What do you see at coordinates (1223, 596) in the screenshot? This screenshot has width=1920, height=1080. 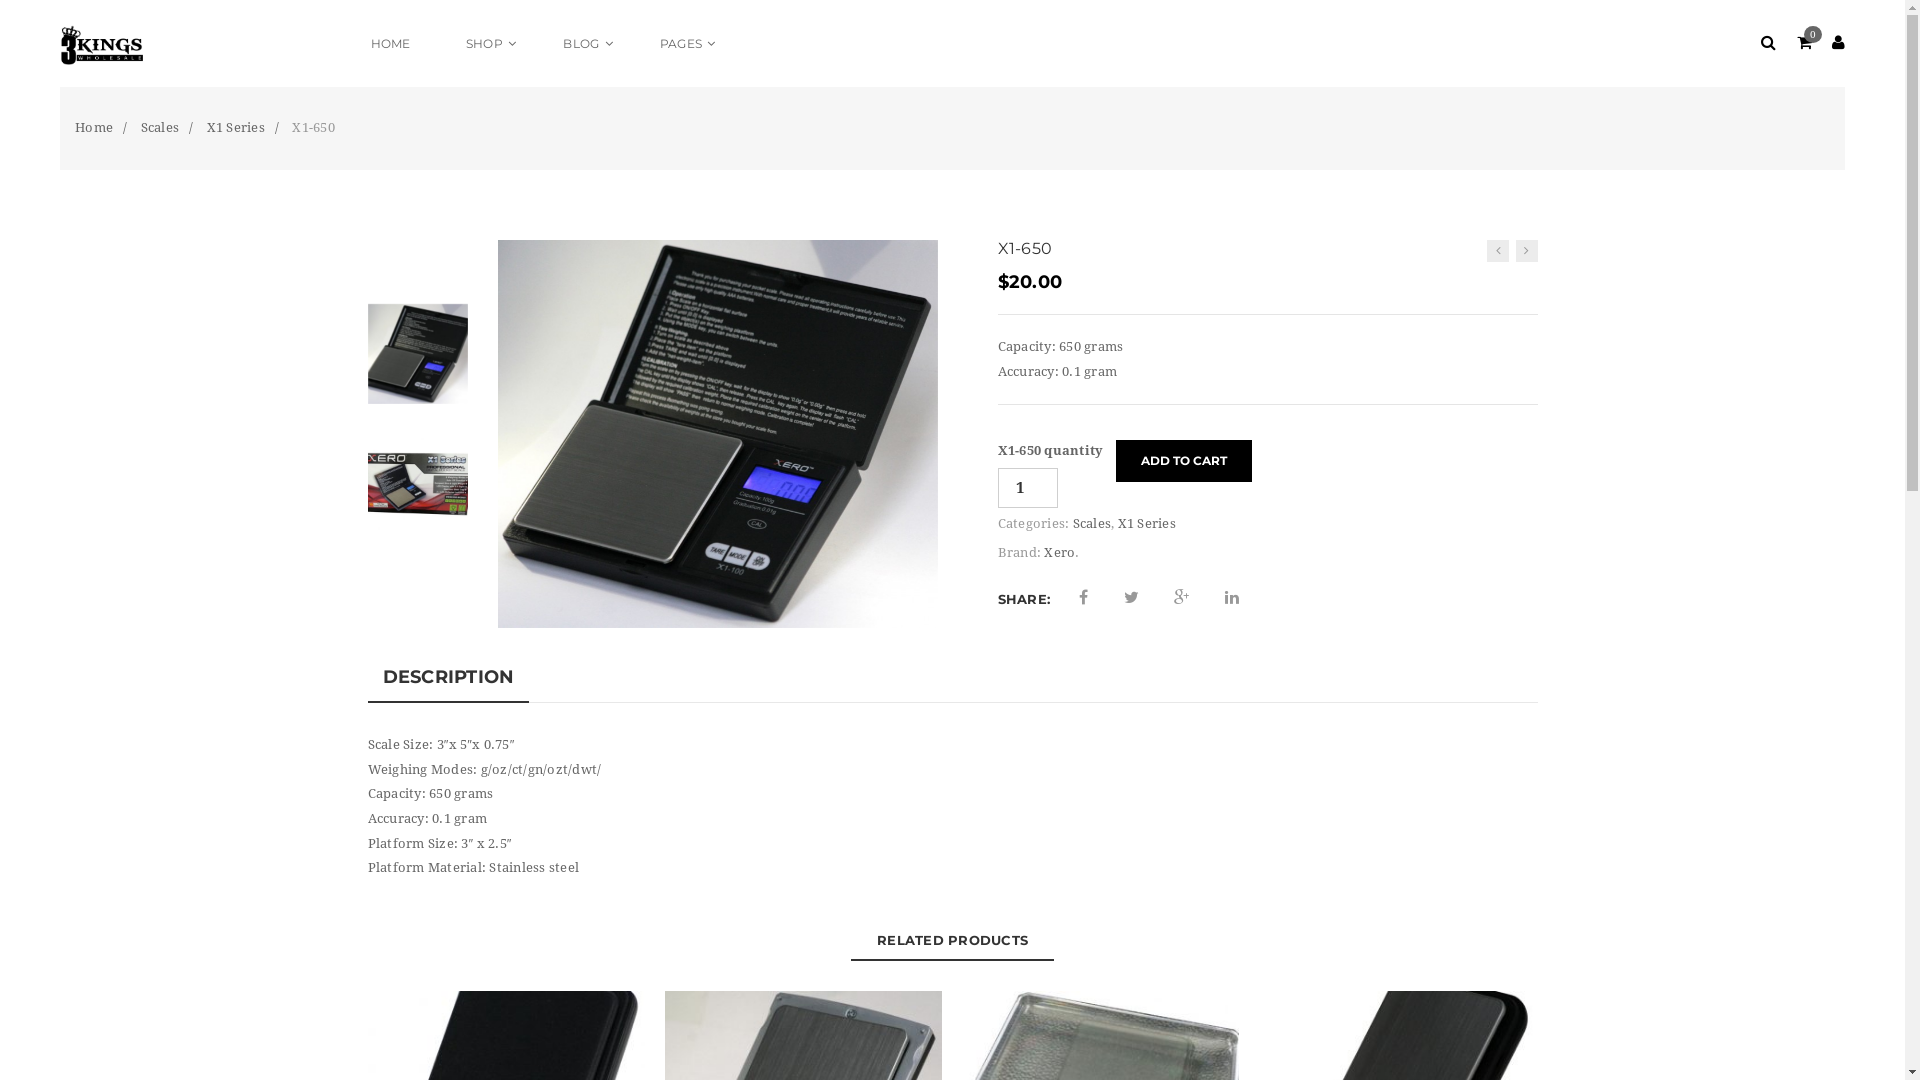 I see `'Share on Linked In'` at bounding box center [1223, 596].